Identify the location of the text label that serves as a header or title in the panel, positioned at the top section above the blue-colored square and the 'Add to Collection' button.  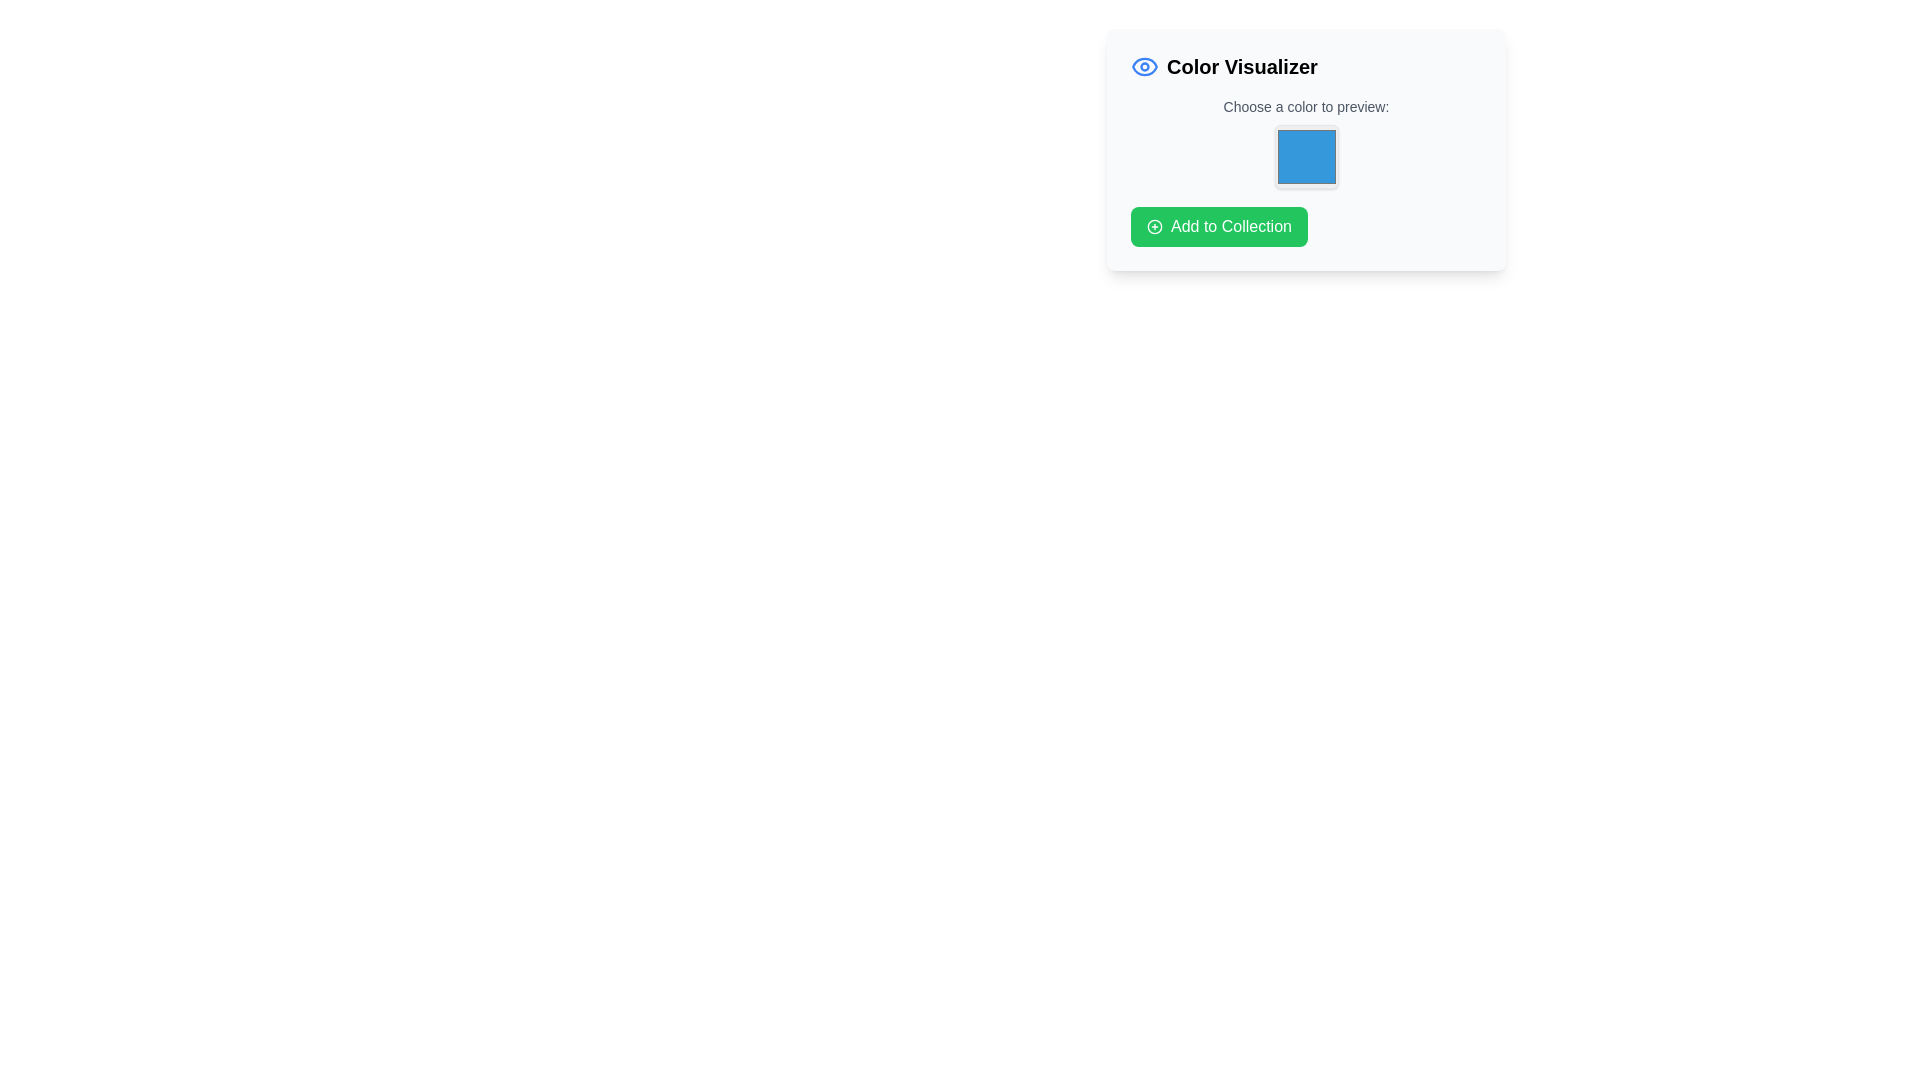
(1241, 65).